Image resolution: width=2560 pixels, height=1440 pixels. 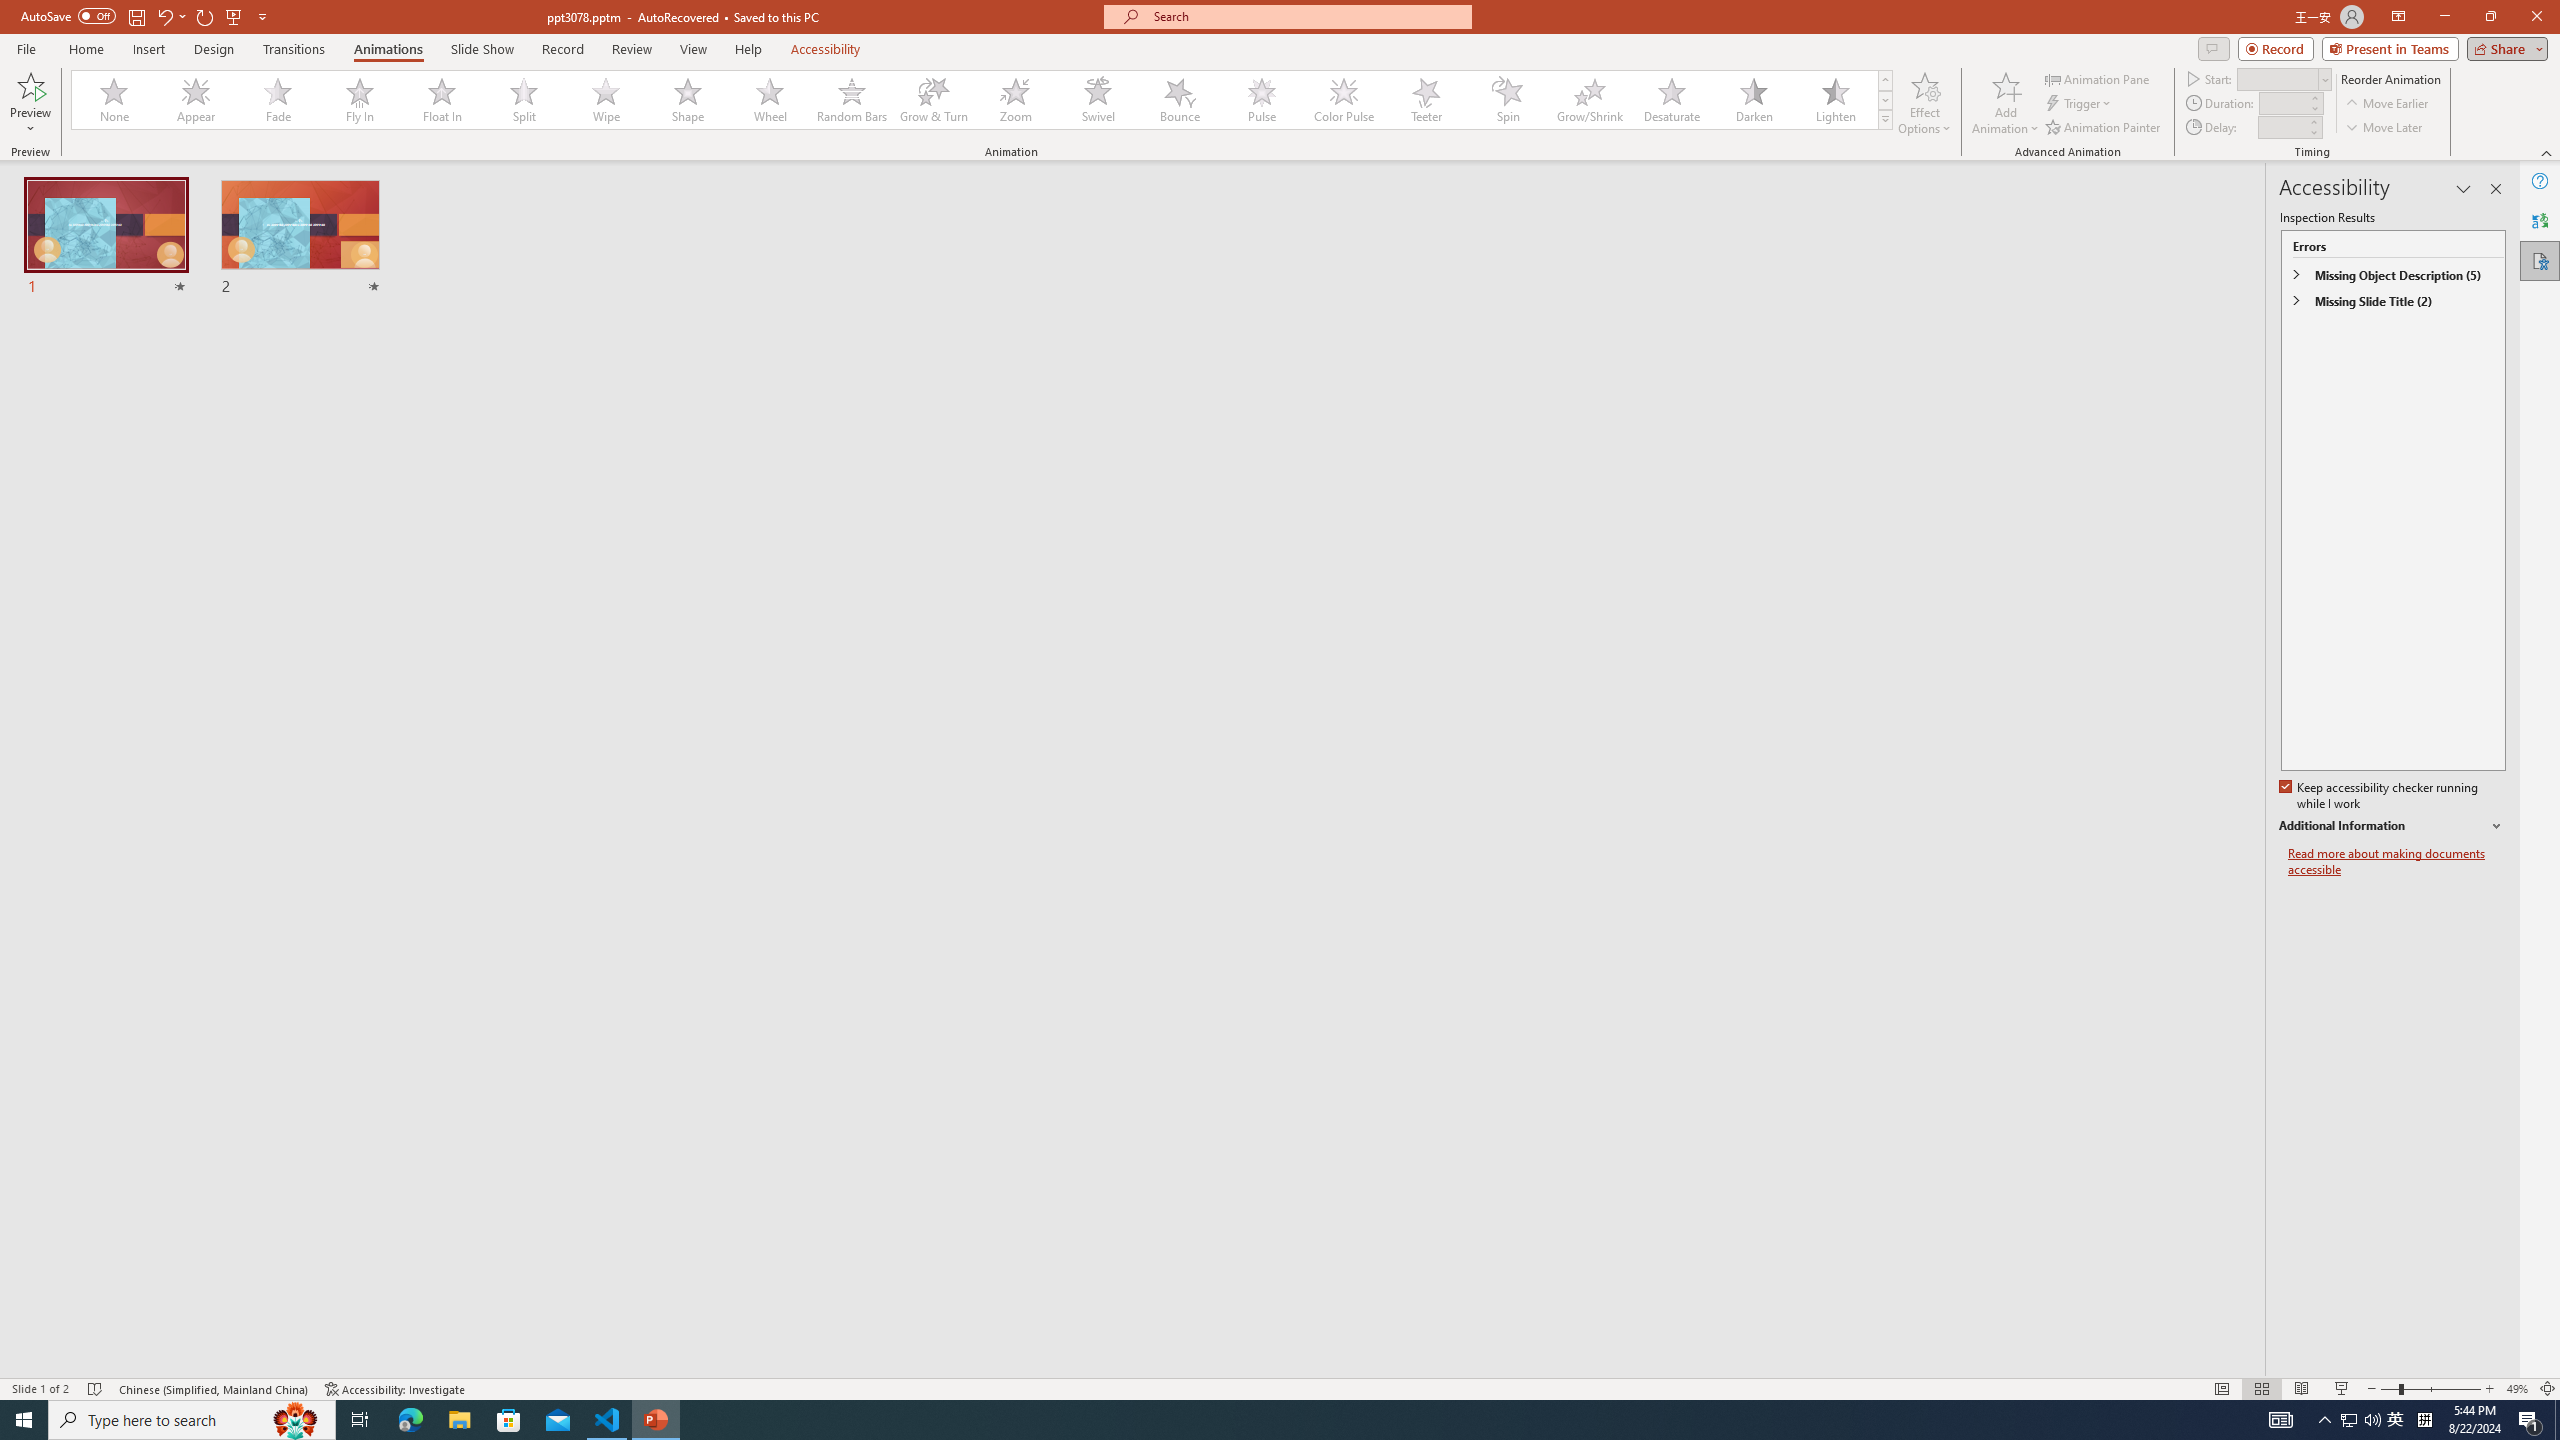 What do you see at coordinates (851, 99) in the screenshot?
I see `'Random Bars'` at bounding box center [851, 99].